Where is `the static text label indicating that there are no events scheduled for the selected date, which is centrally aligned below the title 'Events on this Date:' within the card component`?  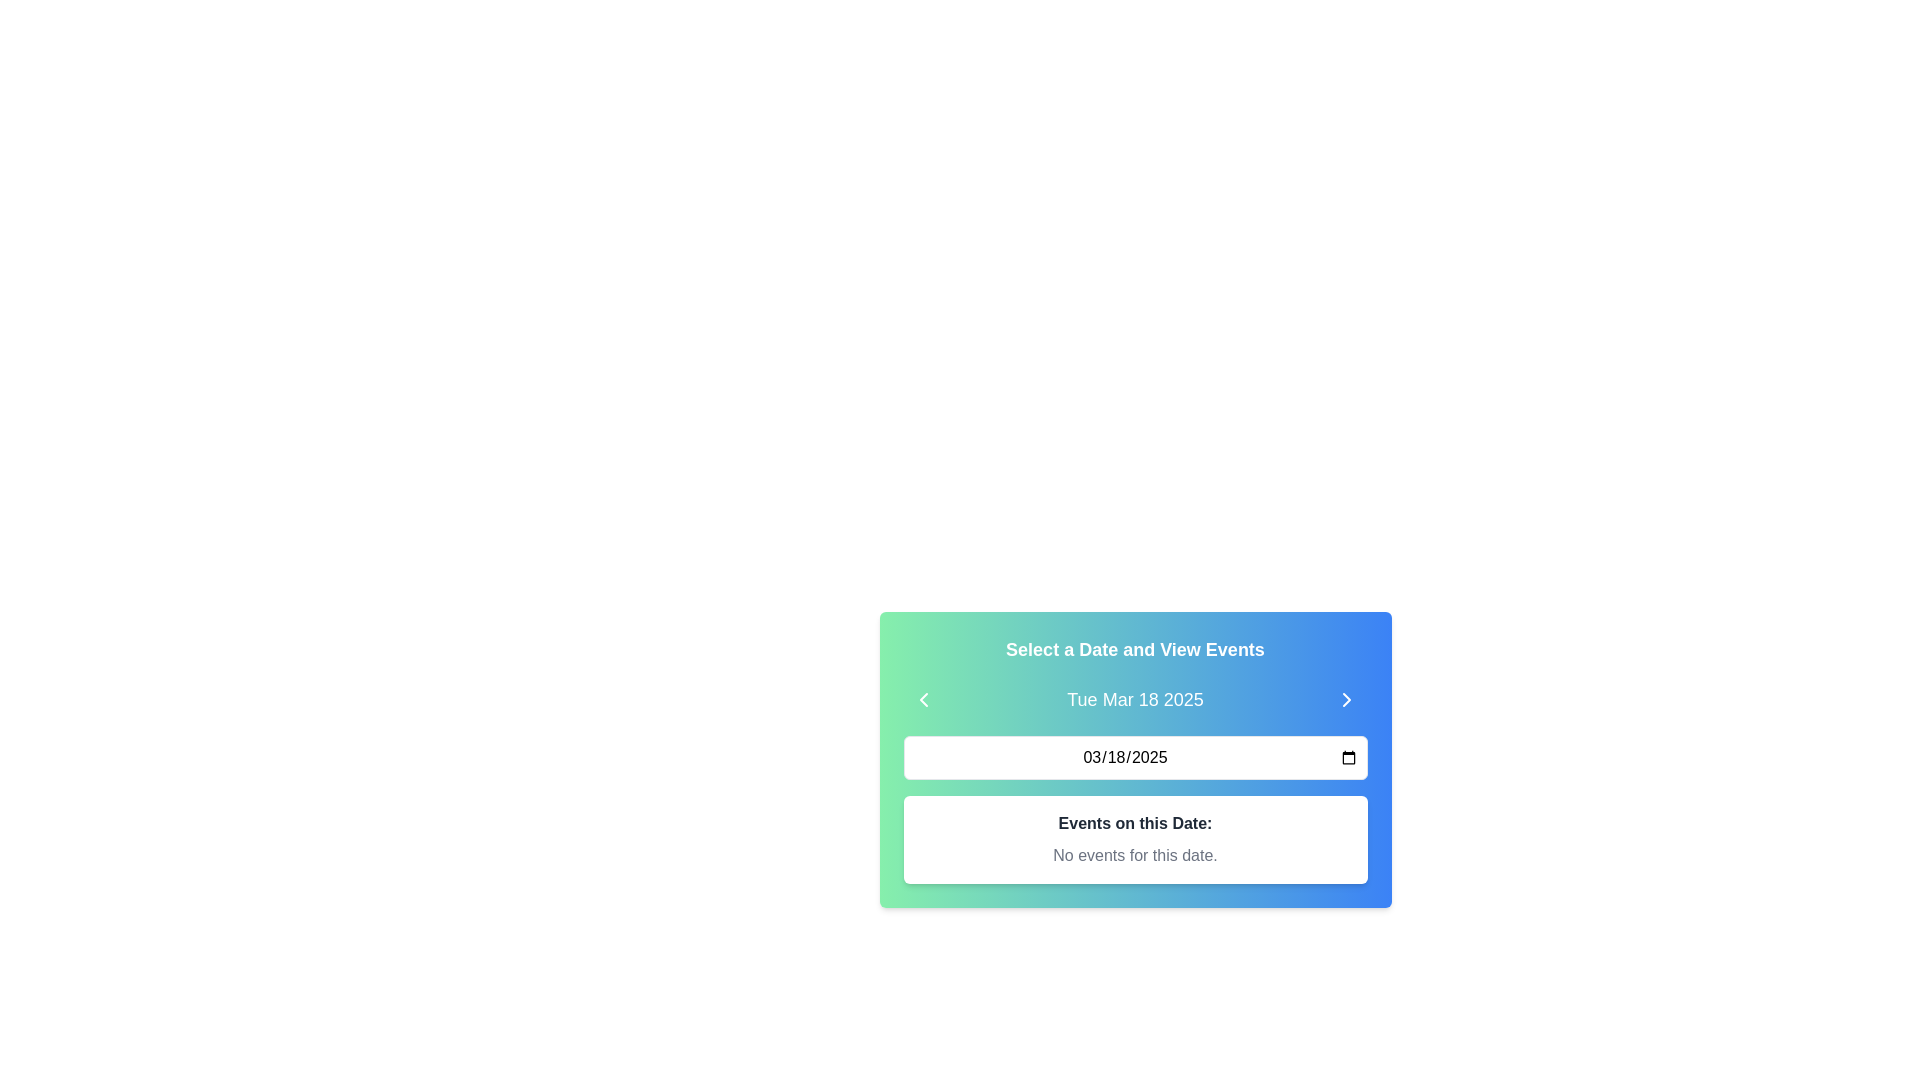 the static text label indicating that there are no events scheduled for the selected date, which is centrally aligned below the title 'Events on this Date:' within the card component is located at coordinates (1135, 855).